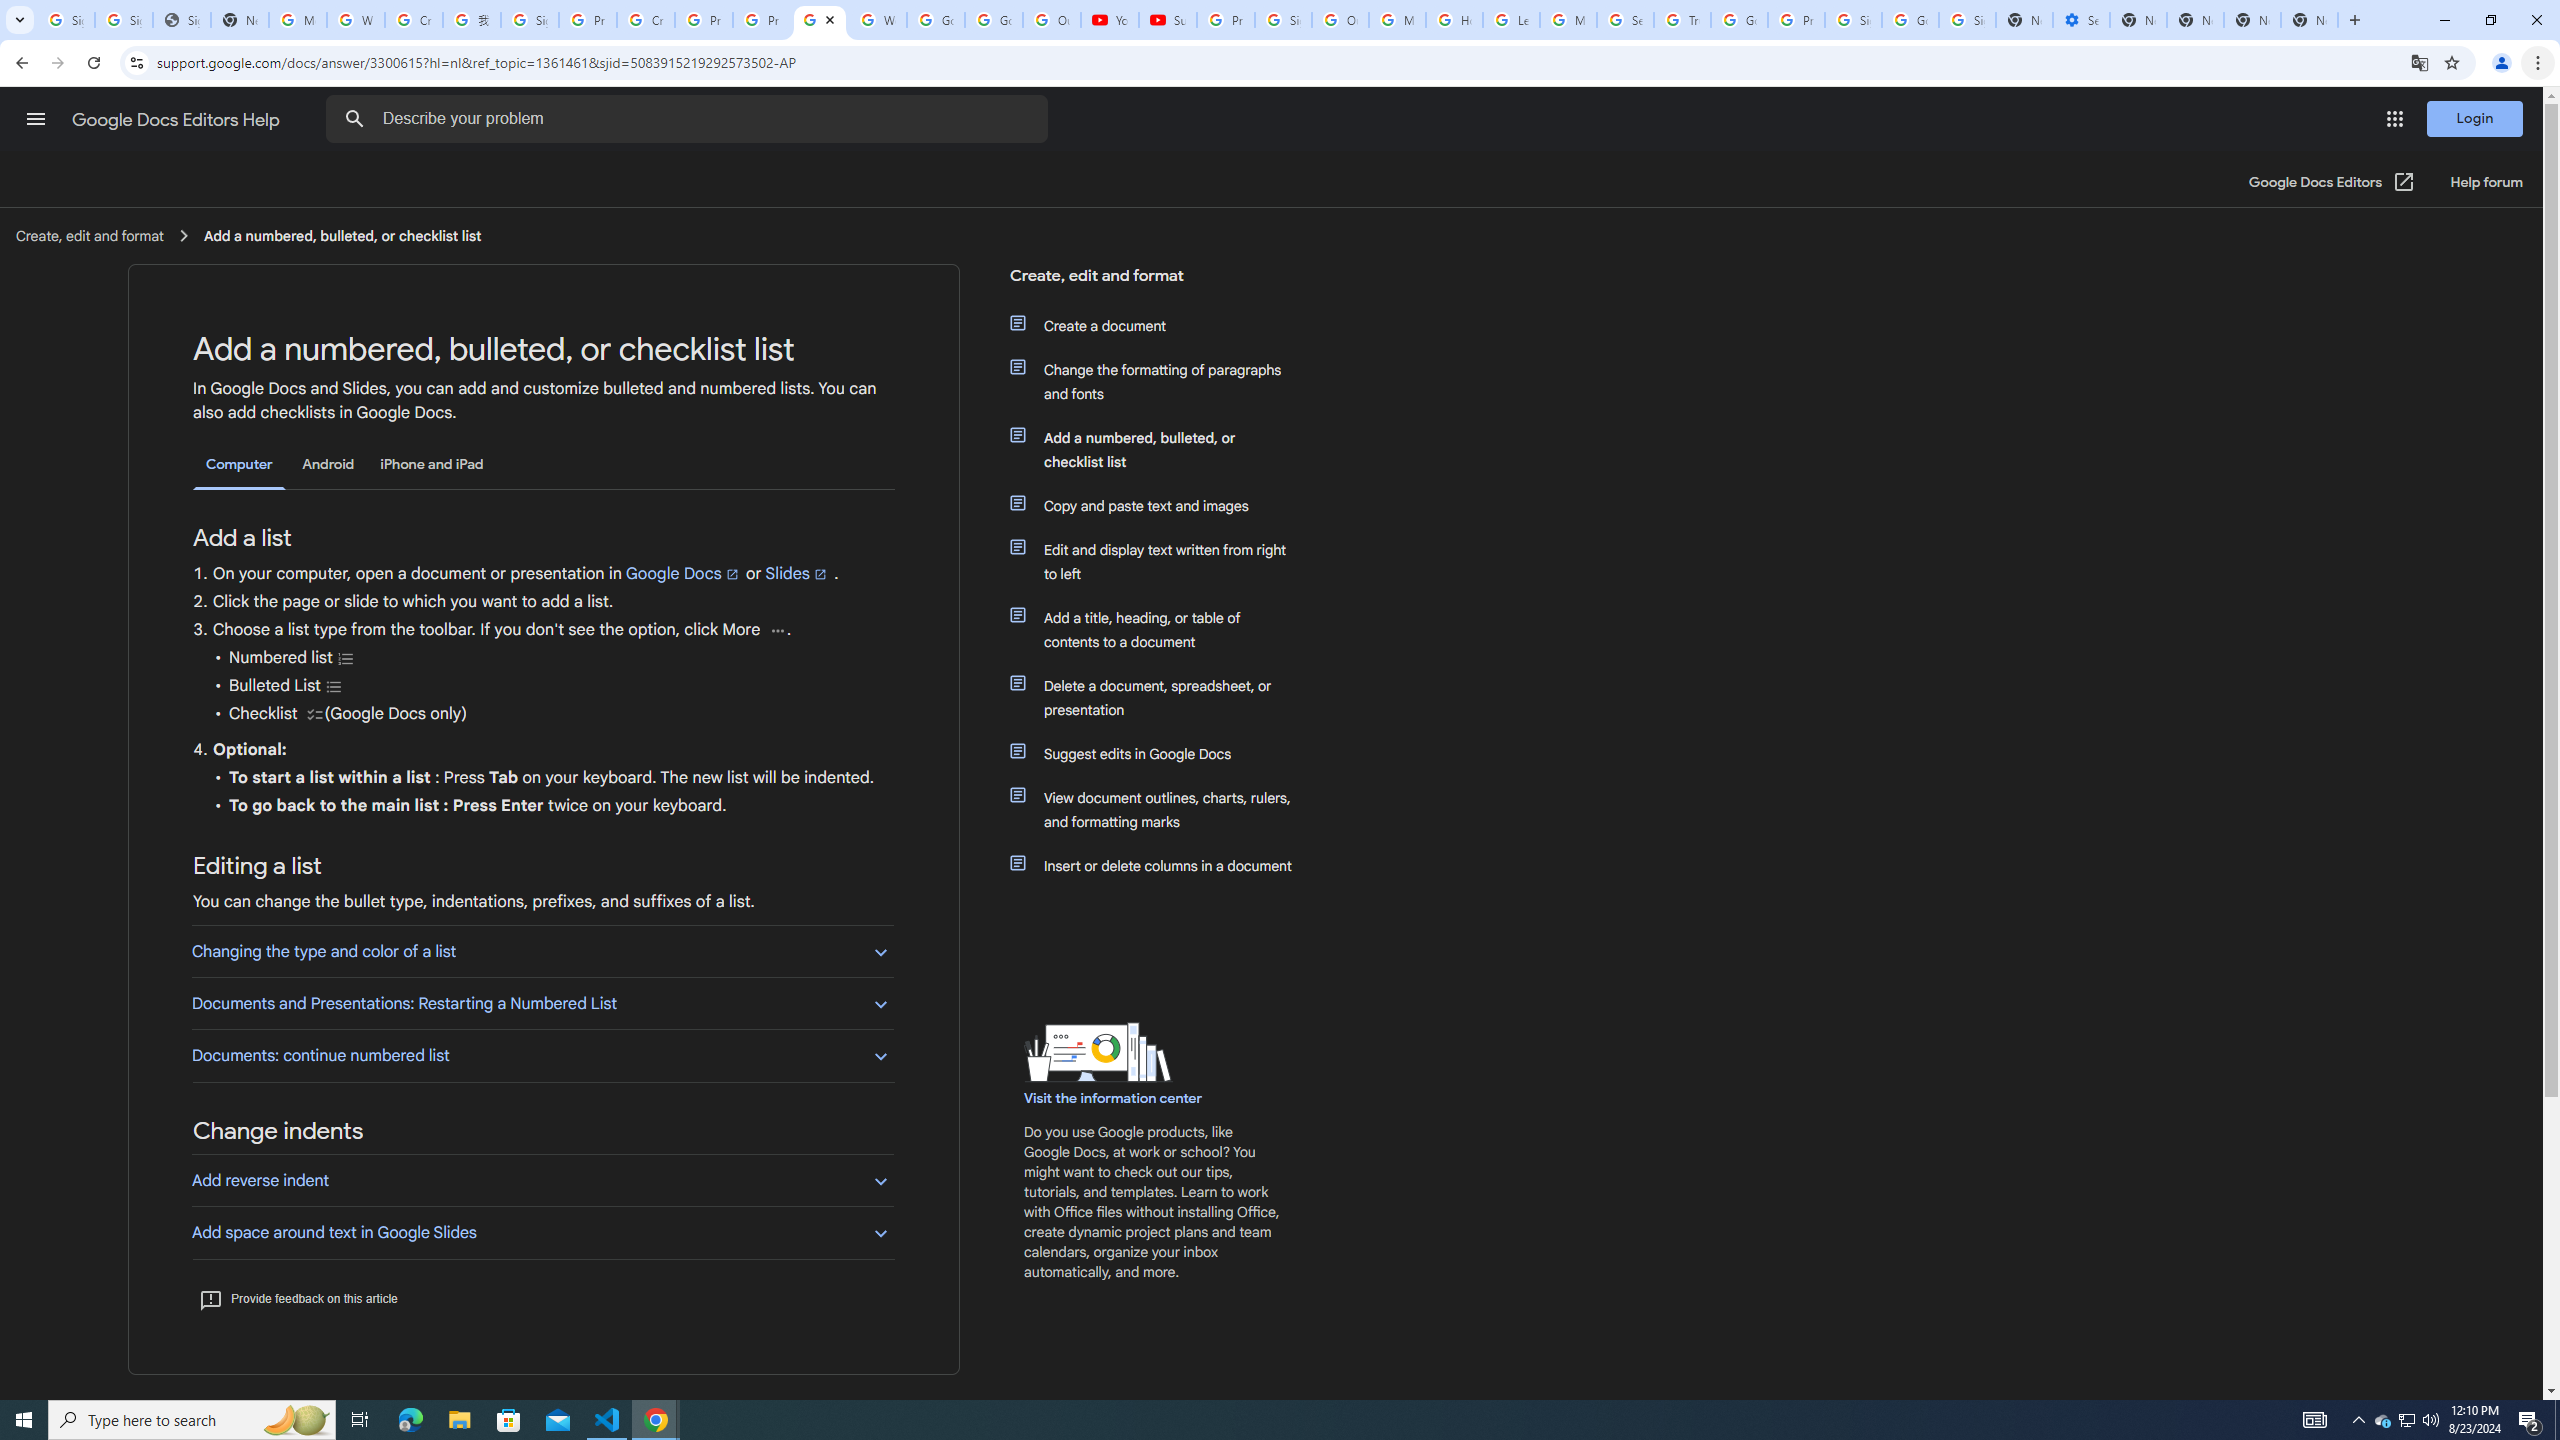 The image size is (2560, 1440). What do you see at coordinates (19, 19) in the screenshot?
I see `'Search tabs'` at bounding box center [19, 19].